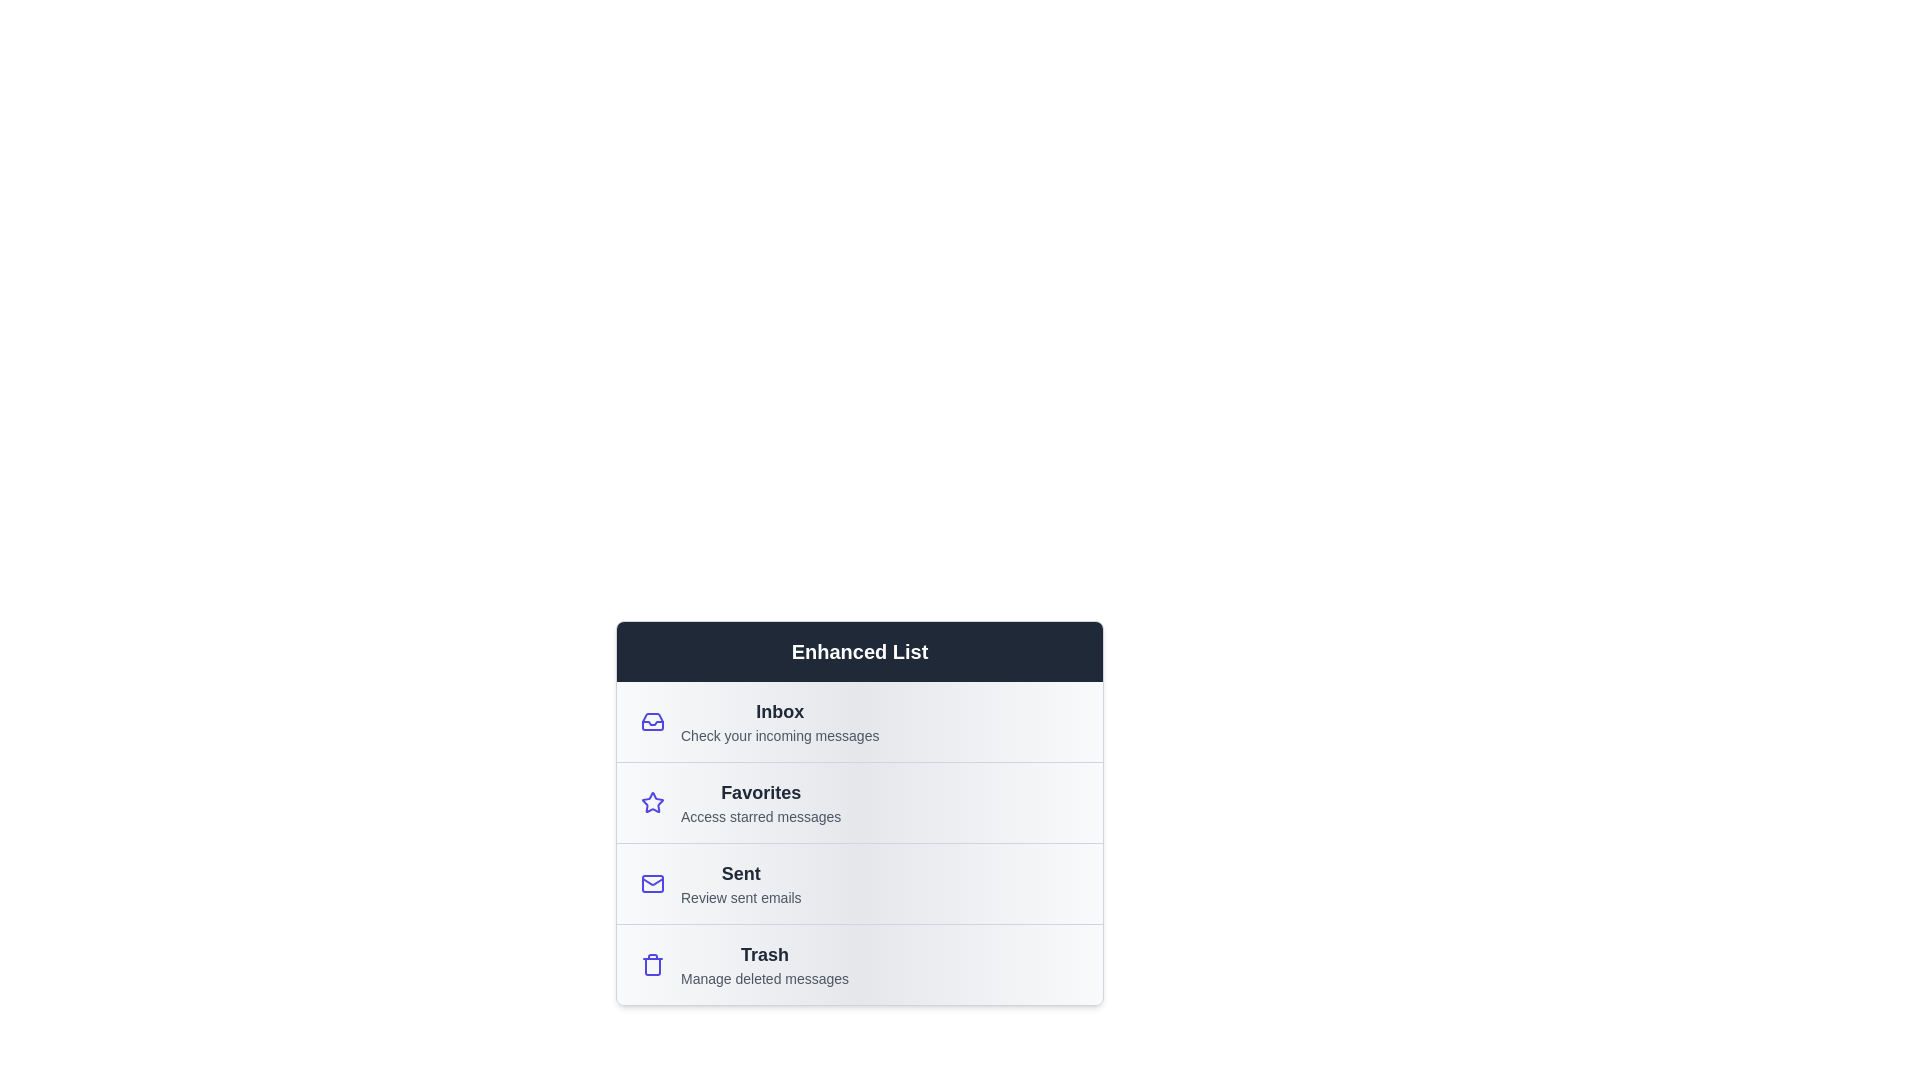 Image resolution: width=1920 pixels, height=1080 pixels. What do you see at coordinates (760, 792) in the screenshot?
I see `the 'Favorites' text label located in the 'Enhanced List' menu, which is the second item from the top, positioned above 'Access starred messages' and below 'Inbox'` at bounding box center [760, 792].